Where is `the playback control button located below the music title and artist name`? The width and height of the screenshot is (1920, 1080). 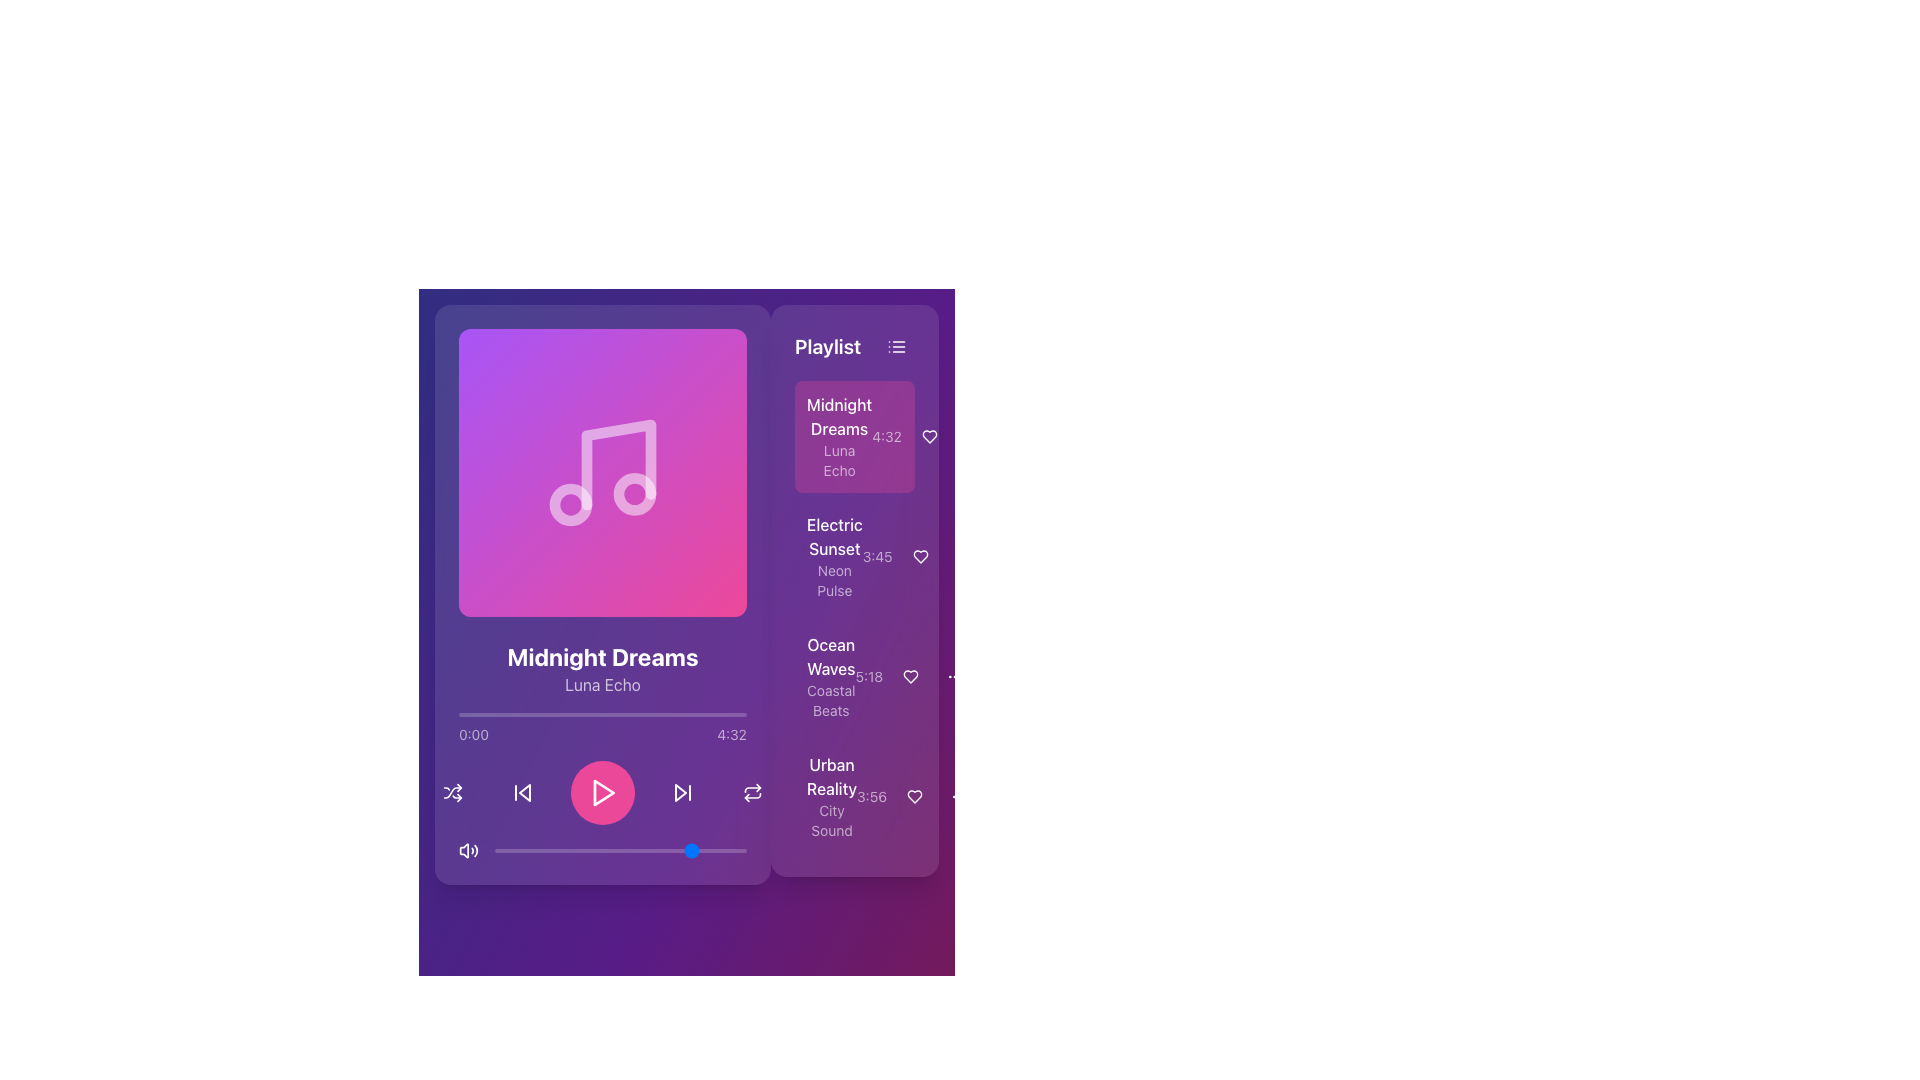
the playback control button located below the music title and artist name is located at coordinates (603, 792).